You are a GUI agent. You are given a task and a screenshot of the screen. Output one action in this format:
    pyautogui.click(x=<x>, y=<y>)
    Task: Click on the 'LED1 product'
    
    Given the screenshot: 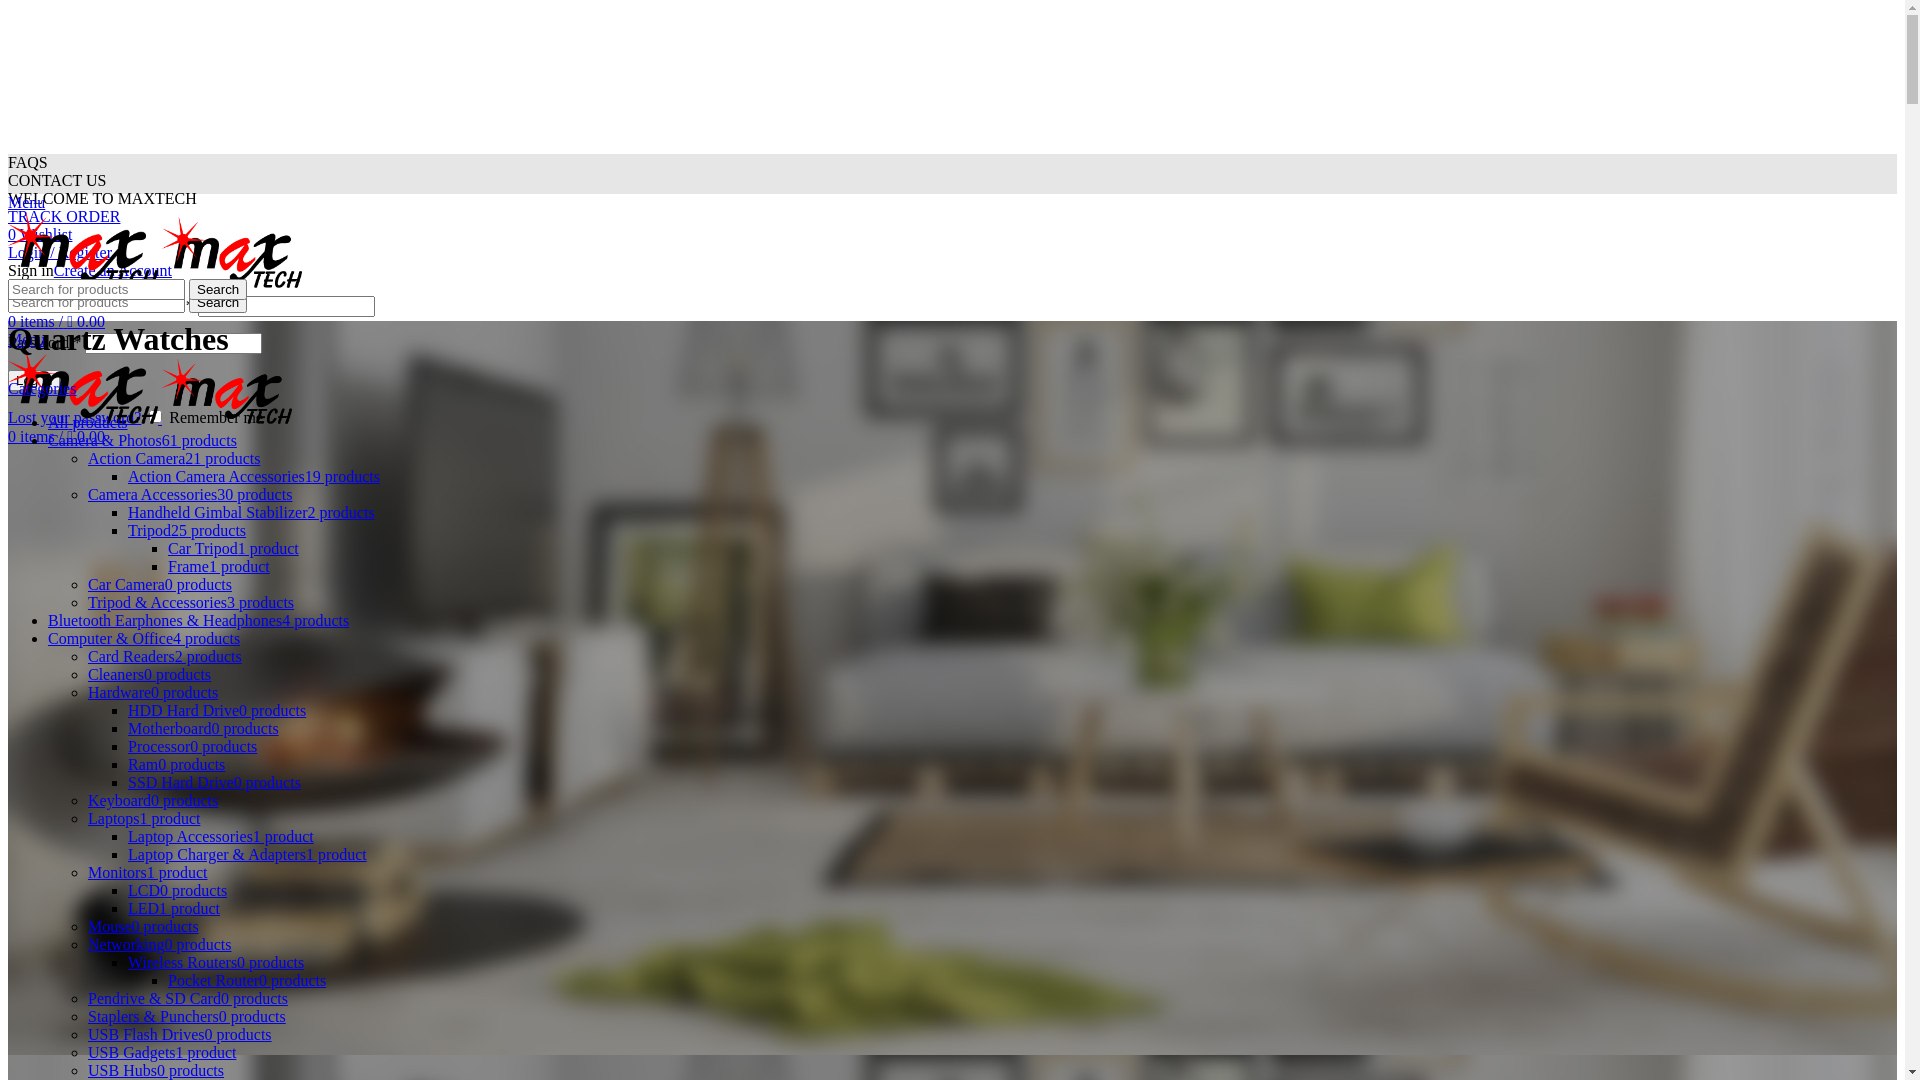 What is the action you would take?
    pyautogui.click(x=173, y=908)
    